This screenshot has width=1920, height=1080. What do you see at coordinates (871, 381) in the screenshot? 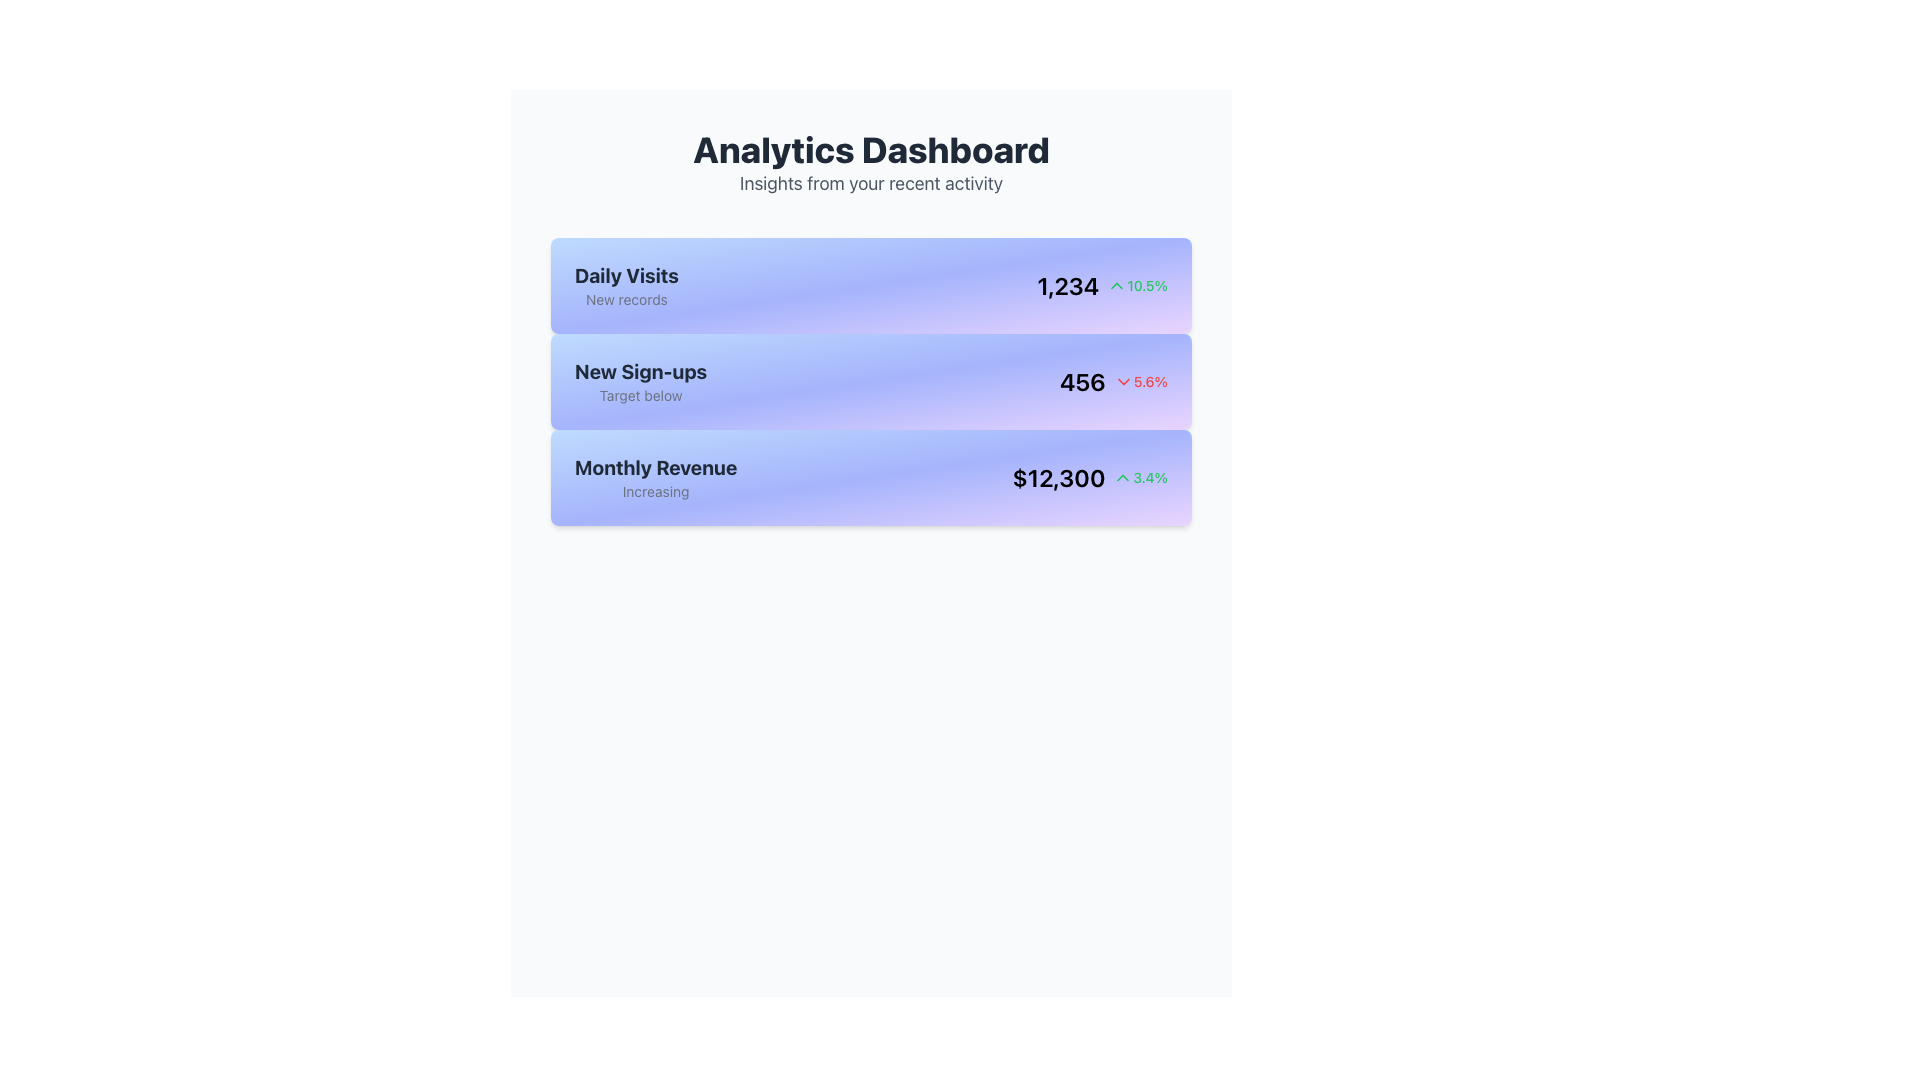
I see `the metrics displayed on the informational card about 'New Sign-ups', which is the second card in a vertical stack of three cards` at bounding box center [871, 381].